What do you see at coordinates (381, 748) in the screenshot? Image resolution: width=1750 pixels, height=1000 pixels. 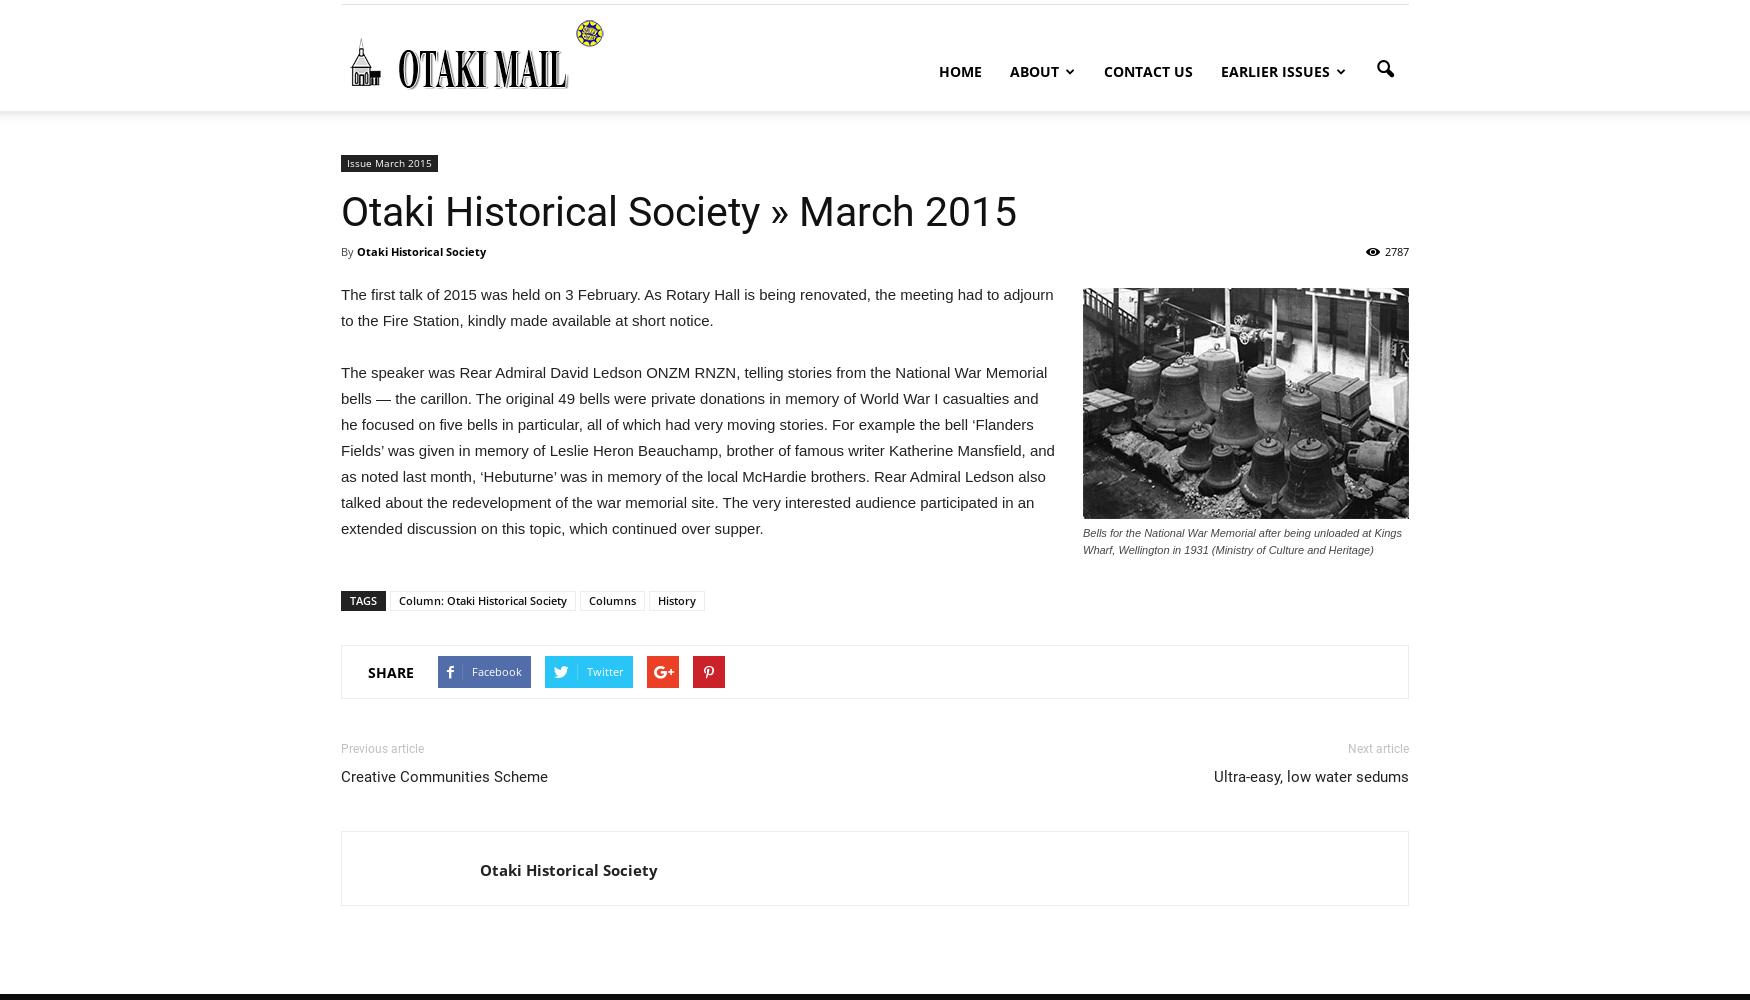 I see `'Previous article'` at bounding box center [381, 748].